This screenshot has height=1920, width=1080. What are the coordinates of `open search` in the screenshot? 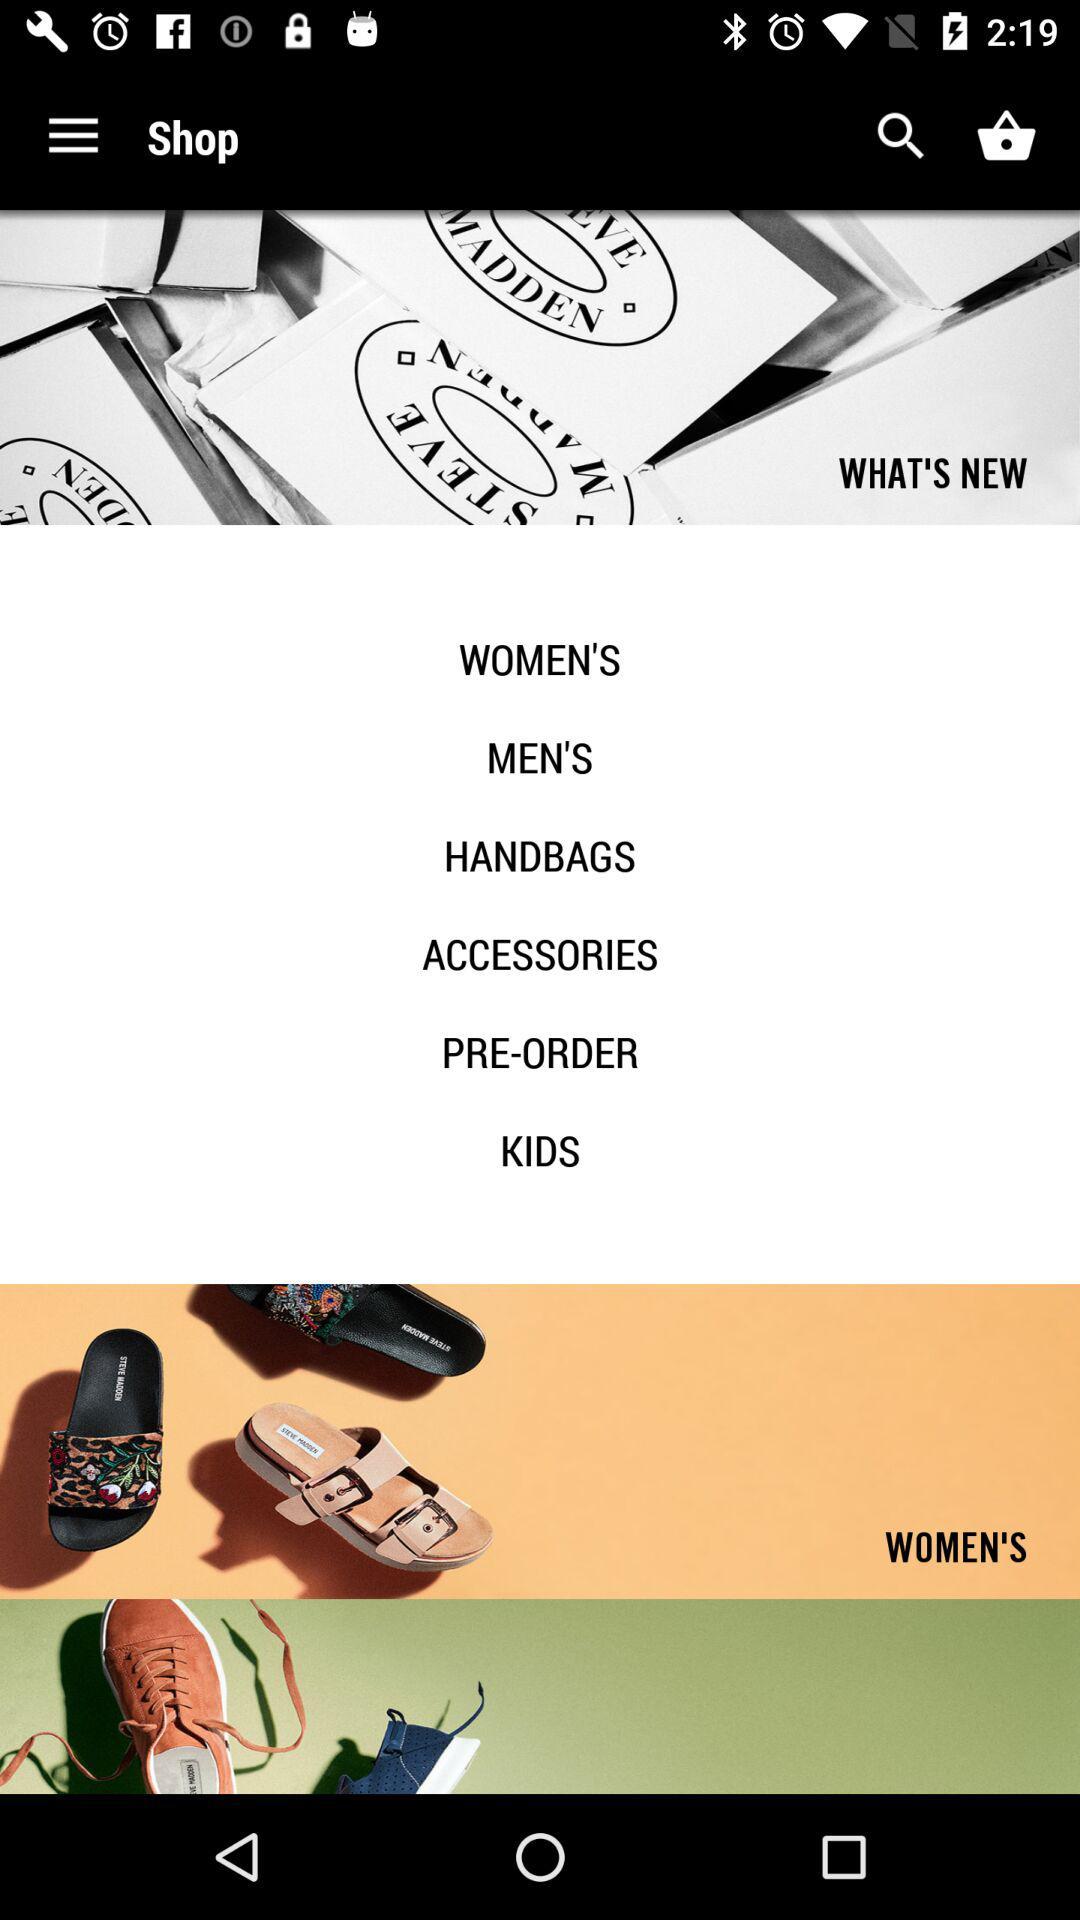 It's located at (901, 135).